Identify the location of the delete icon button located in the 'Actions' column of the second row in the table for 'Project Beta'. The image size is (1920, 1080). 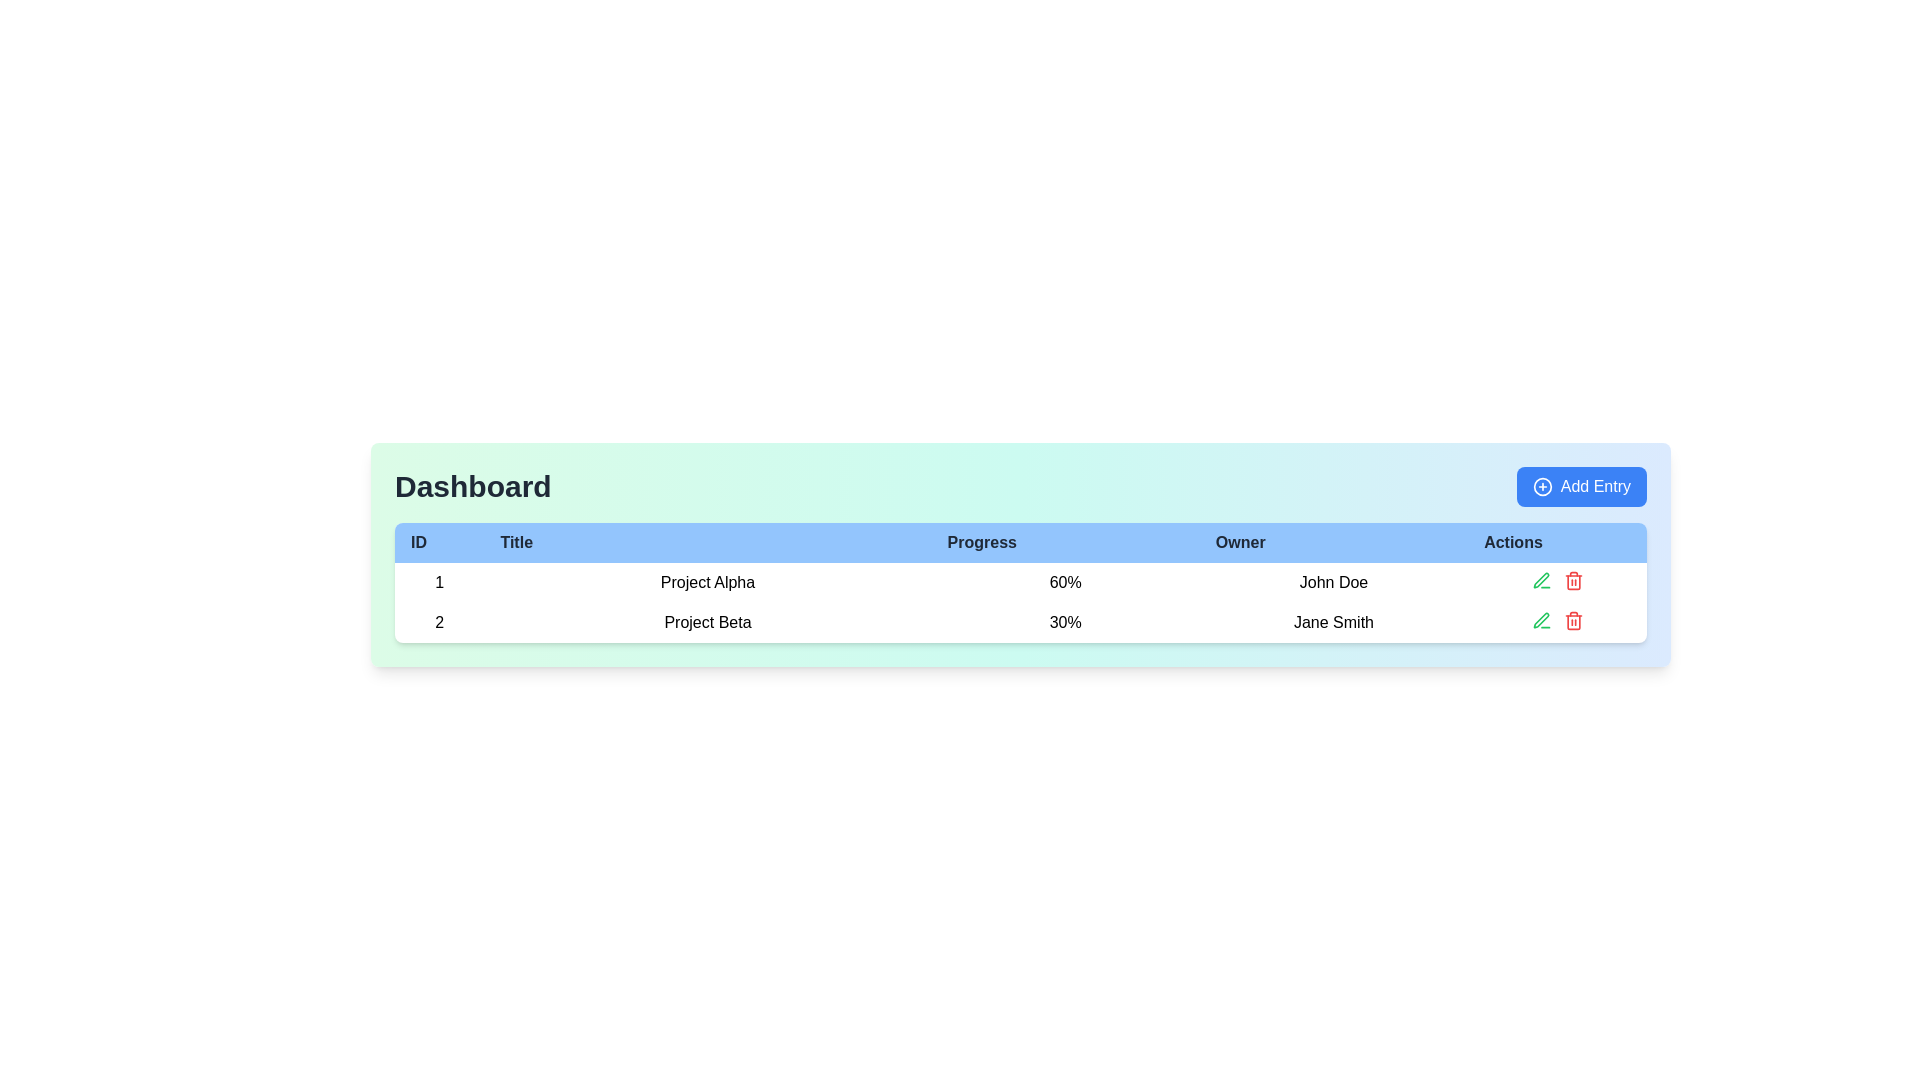
(1572, 582).